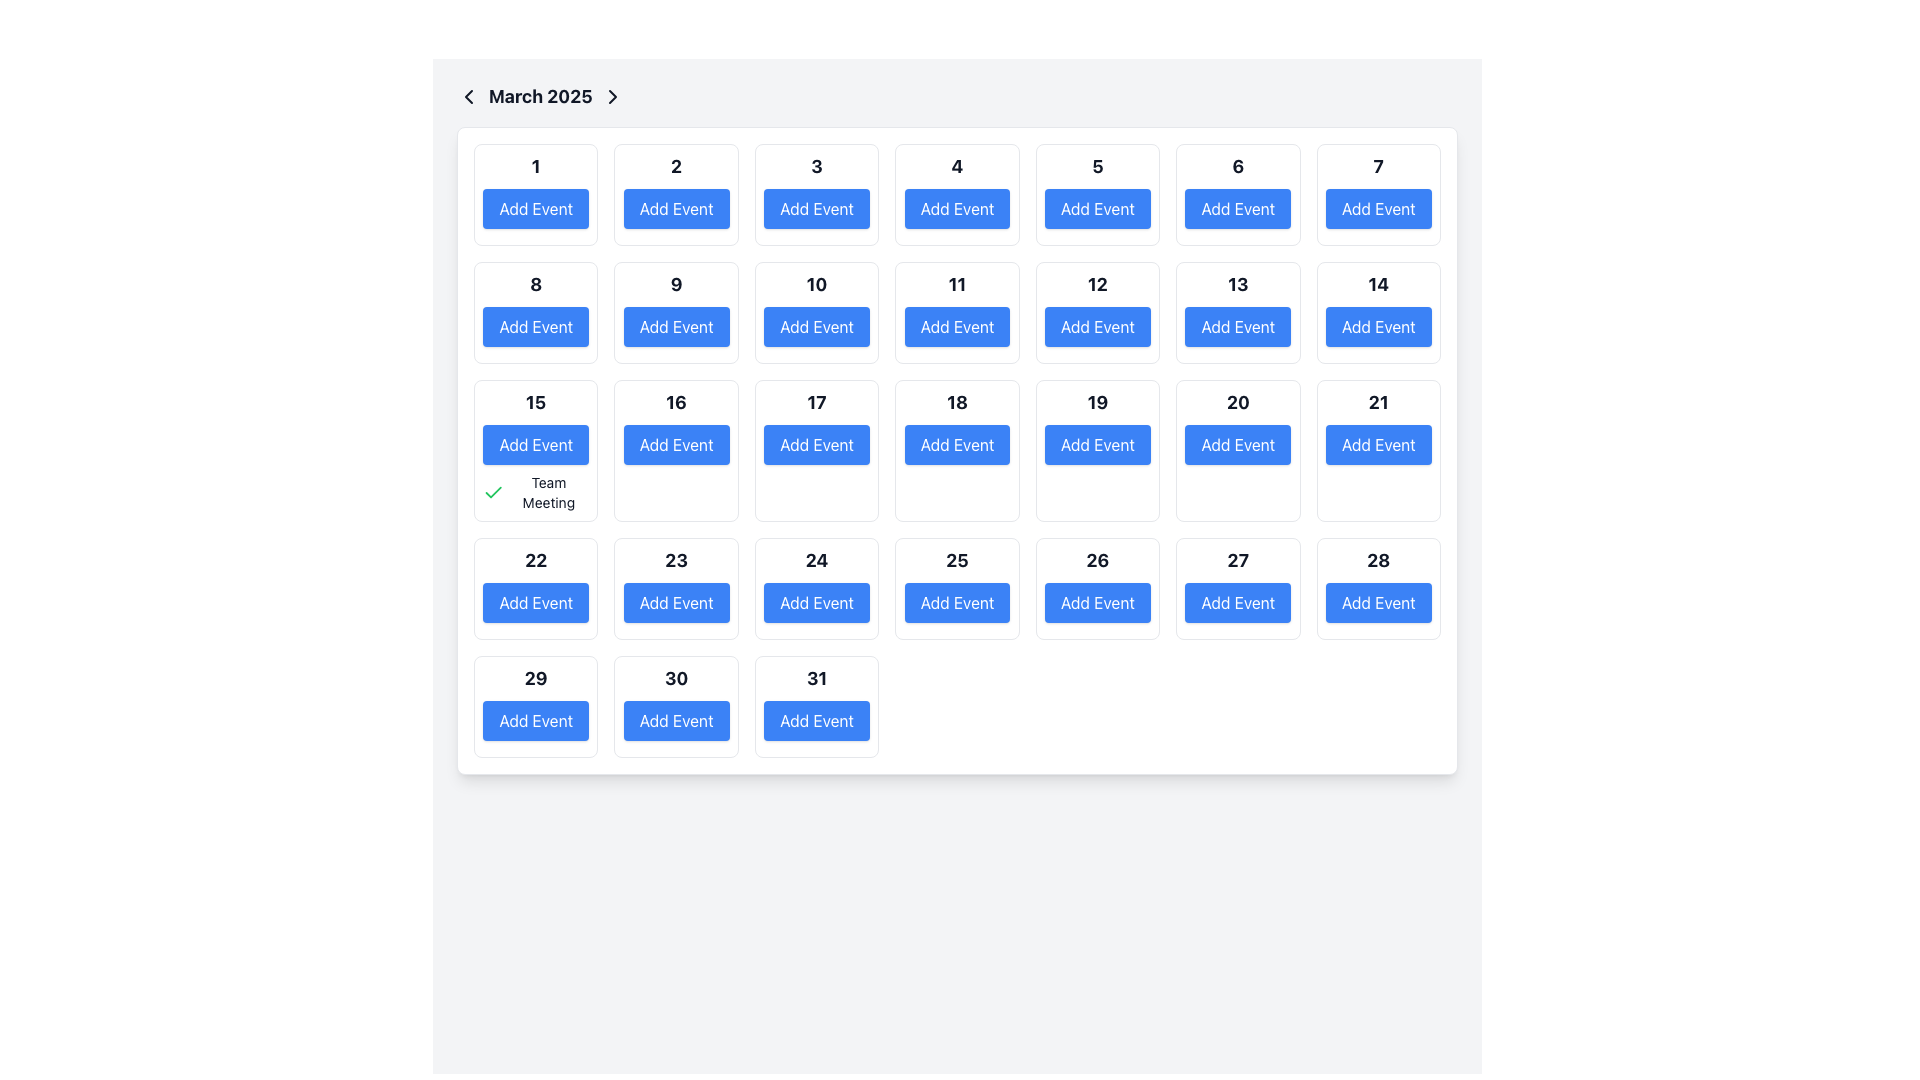  What do you see at coordinates (1377, 443) in the screenshot?
I see `the button located in the grid layout for March 21st to initiate adding an event` at bounding box center [1377, 443].